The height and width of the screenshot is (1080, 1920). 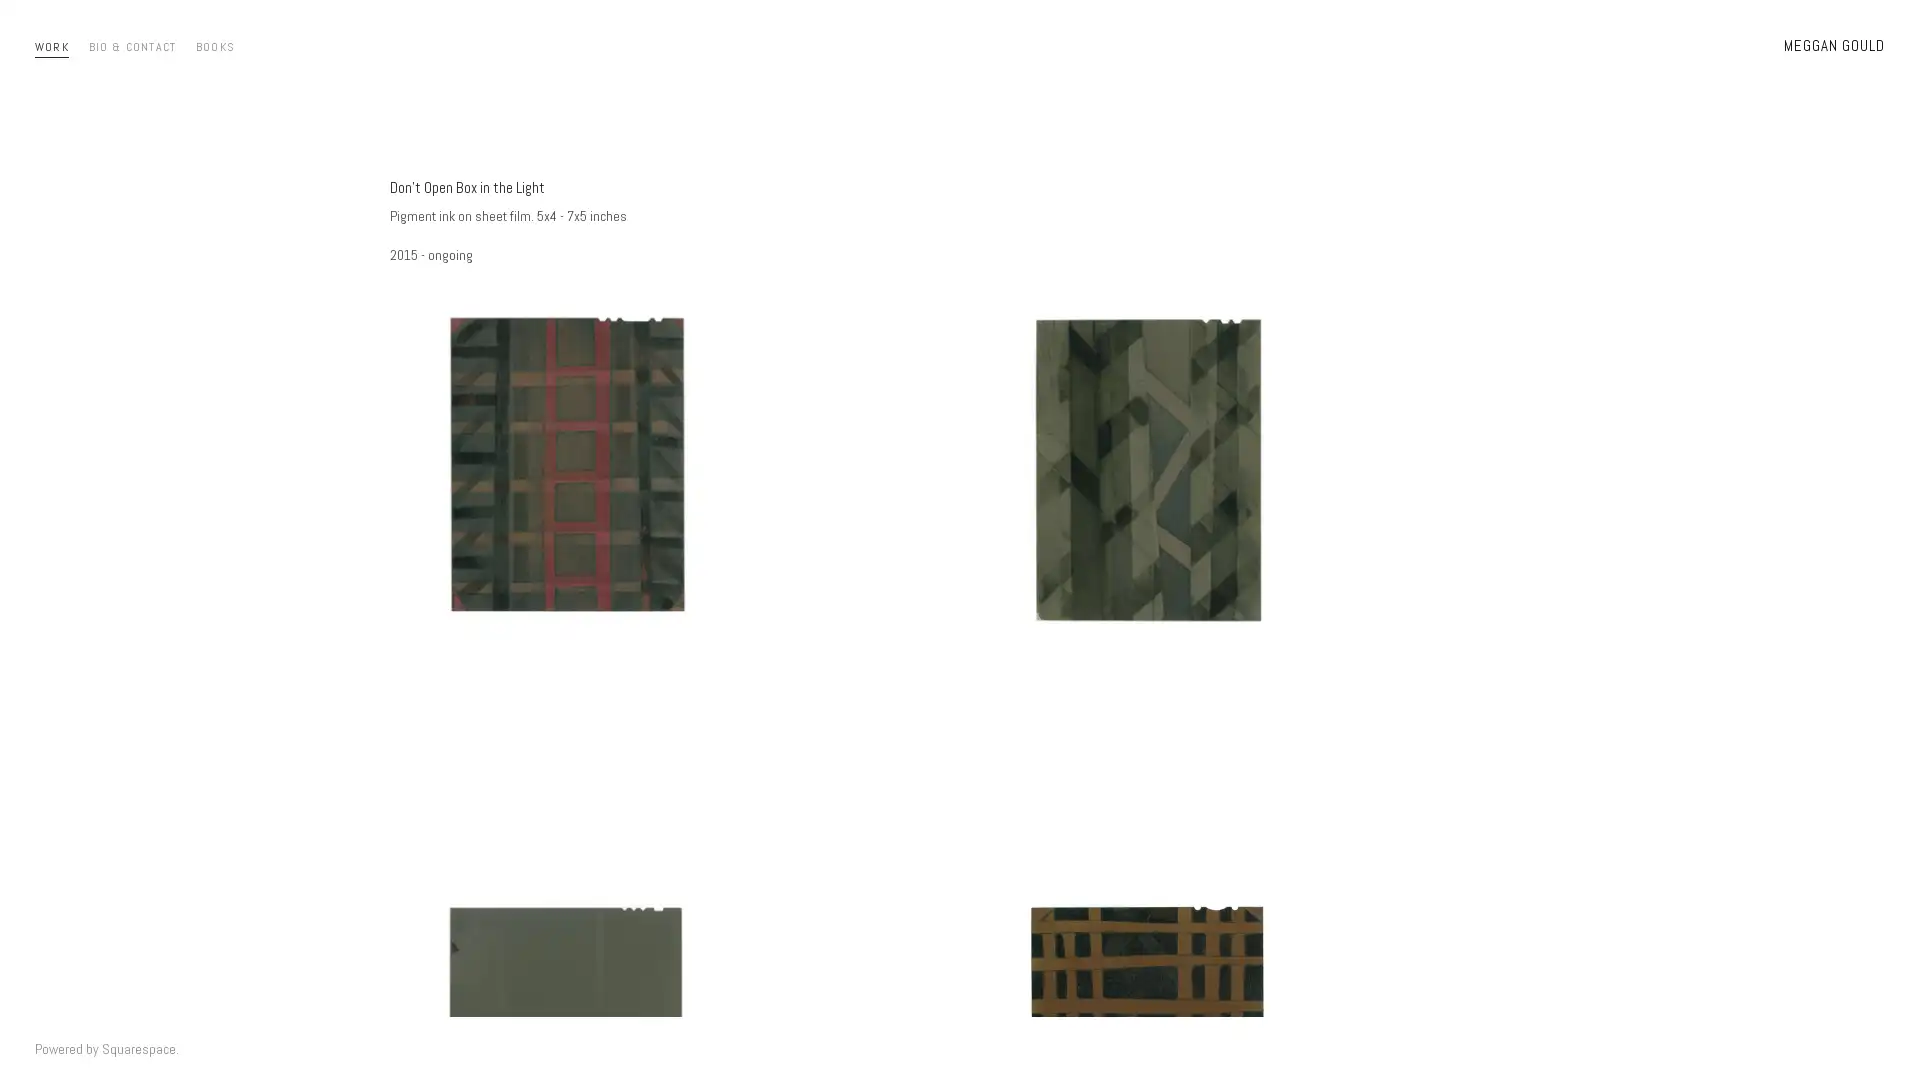 What do you see at coordinates (670, 570) in the screenshot?
I see `View fullsize ink-2.jpg` at bounding box center [670, 570].